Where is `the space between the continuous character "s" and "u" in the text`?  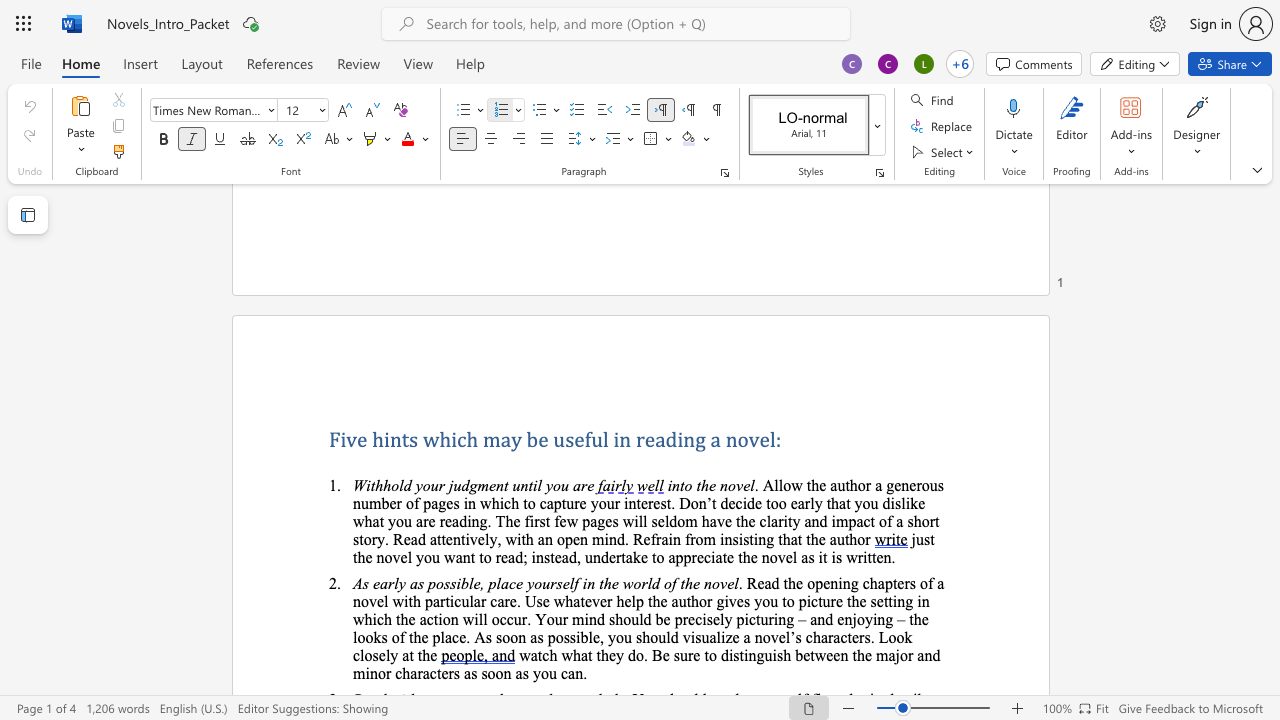 the space between the continuous character "s" and "u" in the text is located at coordinates (701, 637).